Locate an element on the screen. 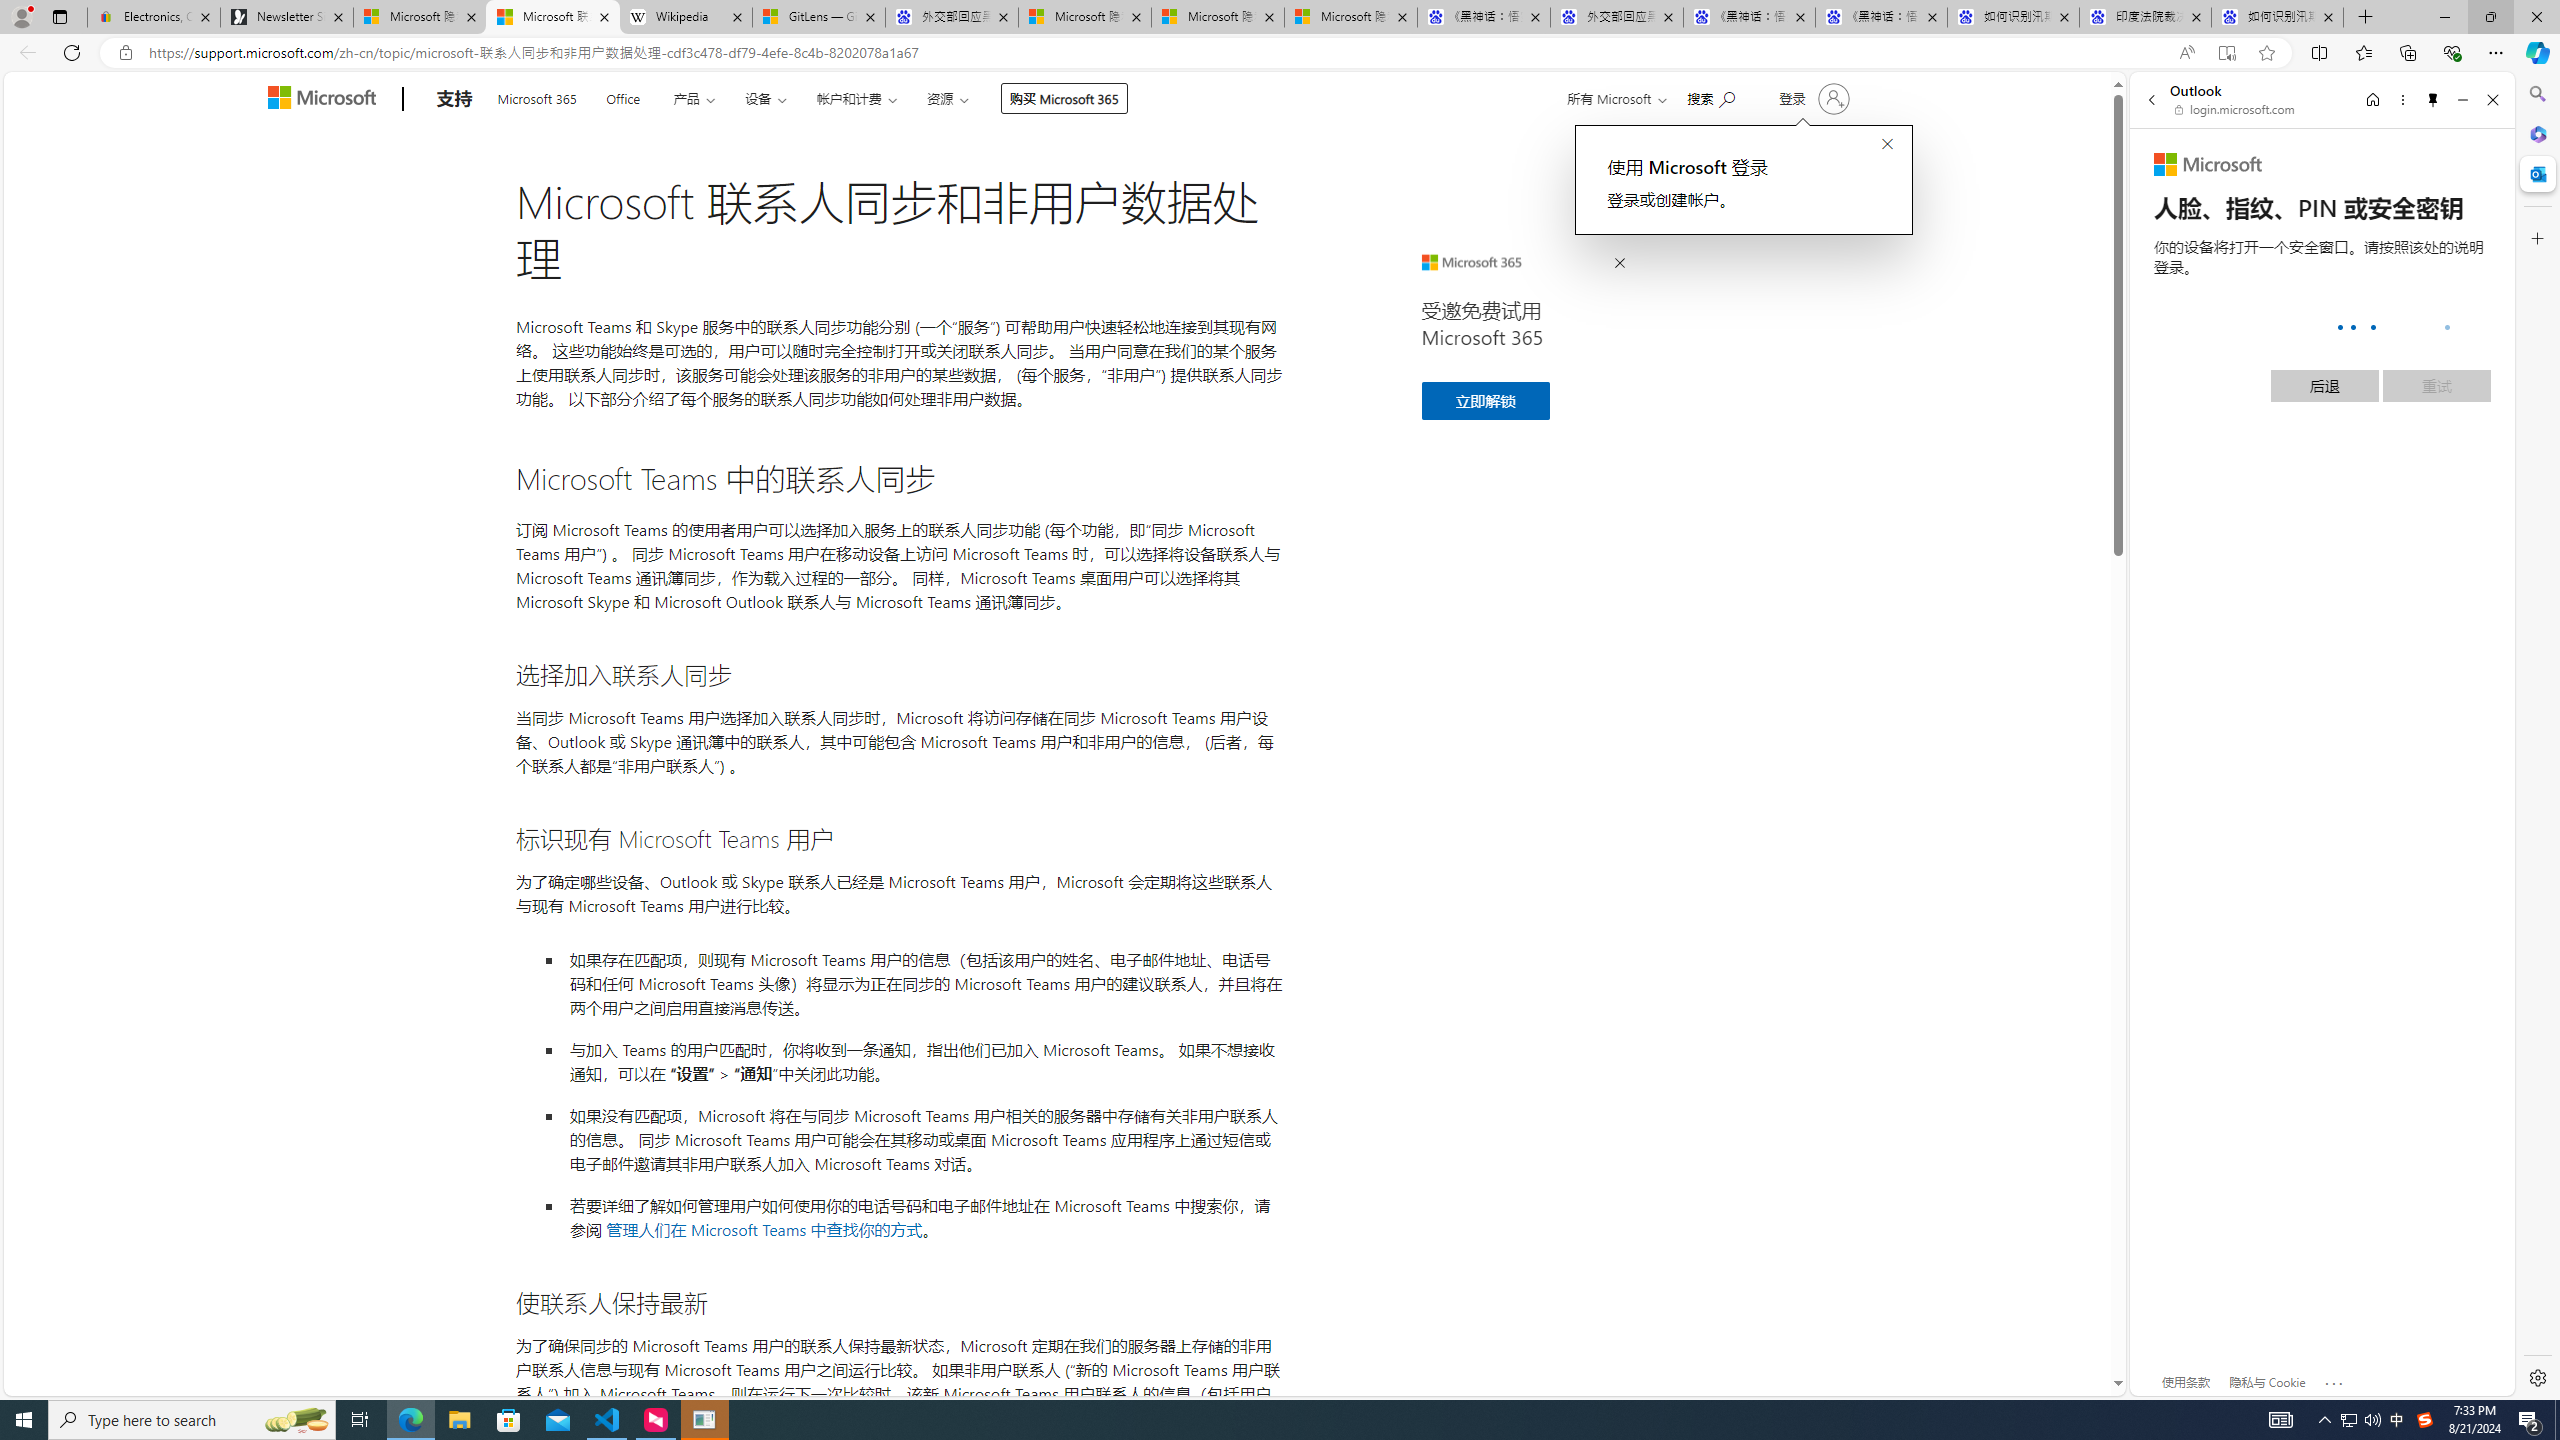  'Unpin side pane' is located at coordinates (2433, 99).